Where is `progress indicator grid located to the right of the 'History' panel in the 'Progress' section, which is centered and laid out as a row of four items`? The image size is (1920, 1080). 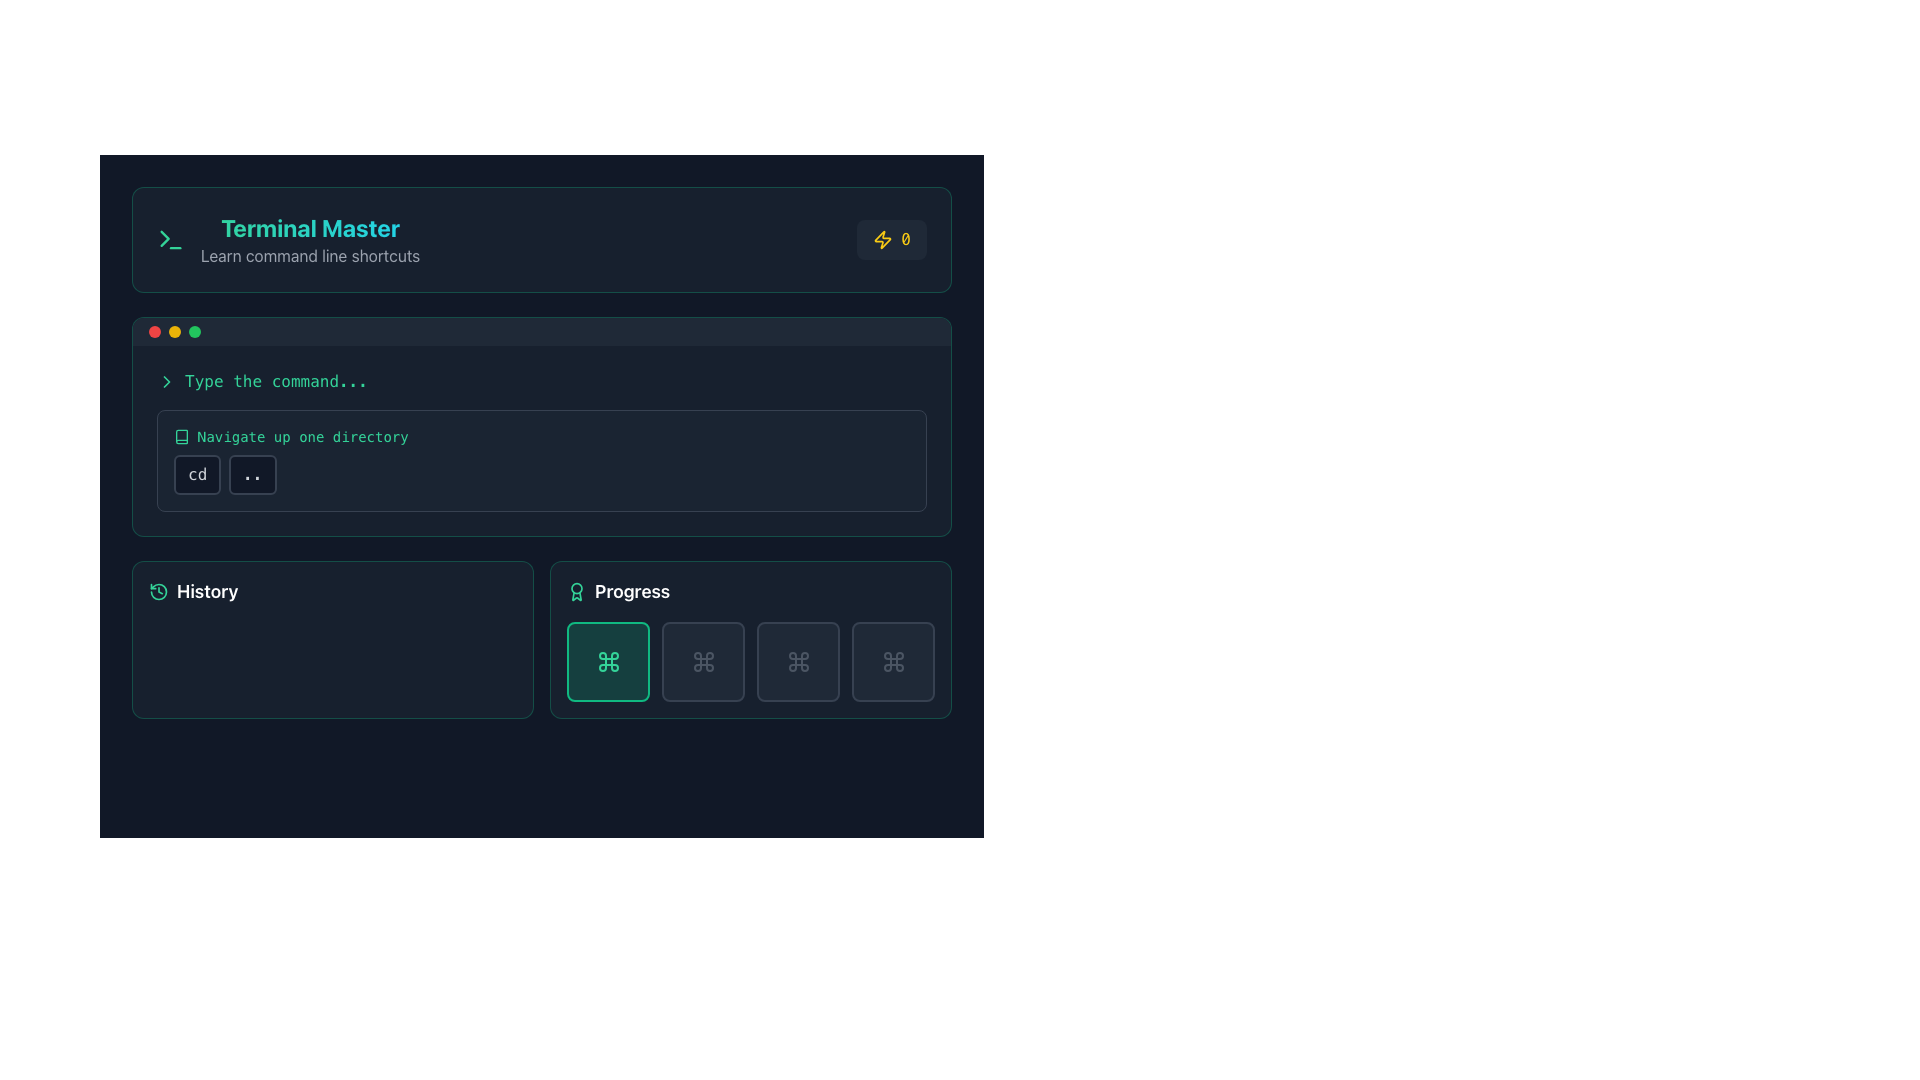 progress indicator grid located to the right of the 'History' panel in the 'Progress' section, which is centered and laid out as a row of four items is located at coordinates (749, 662).